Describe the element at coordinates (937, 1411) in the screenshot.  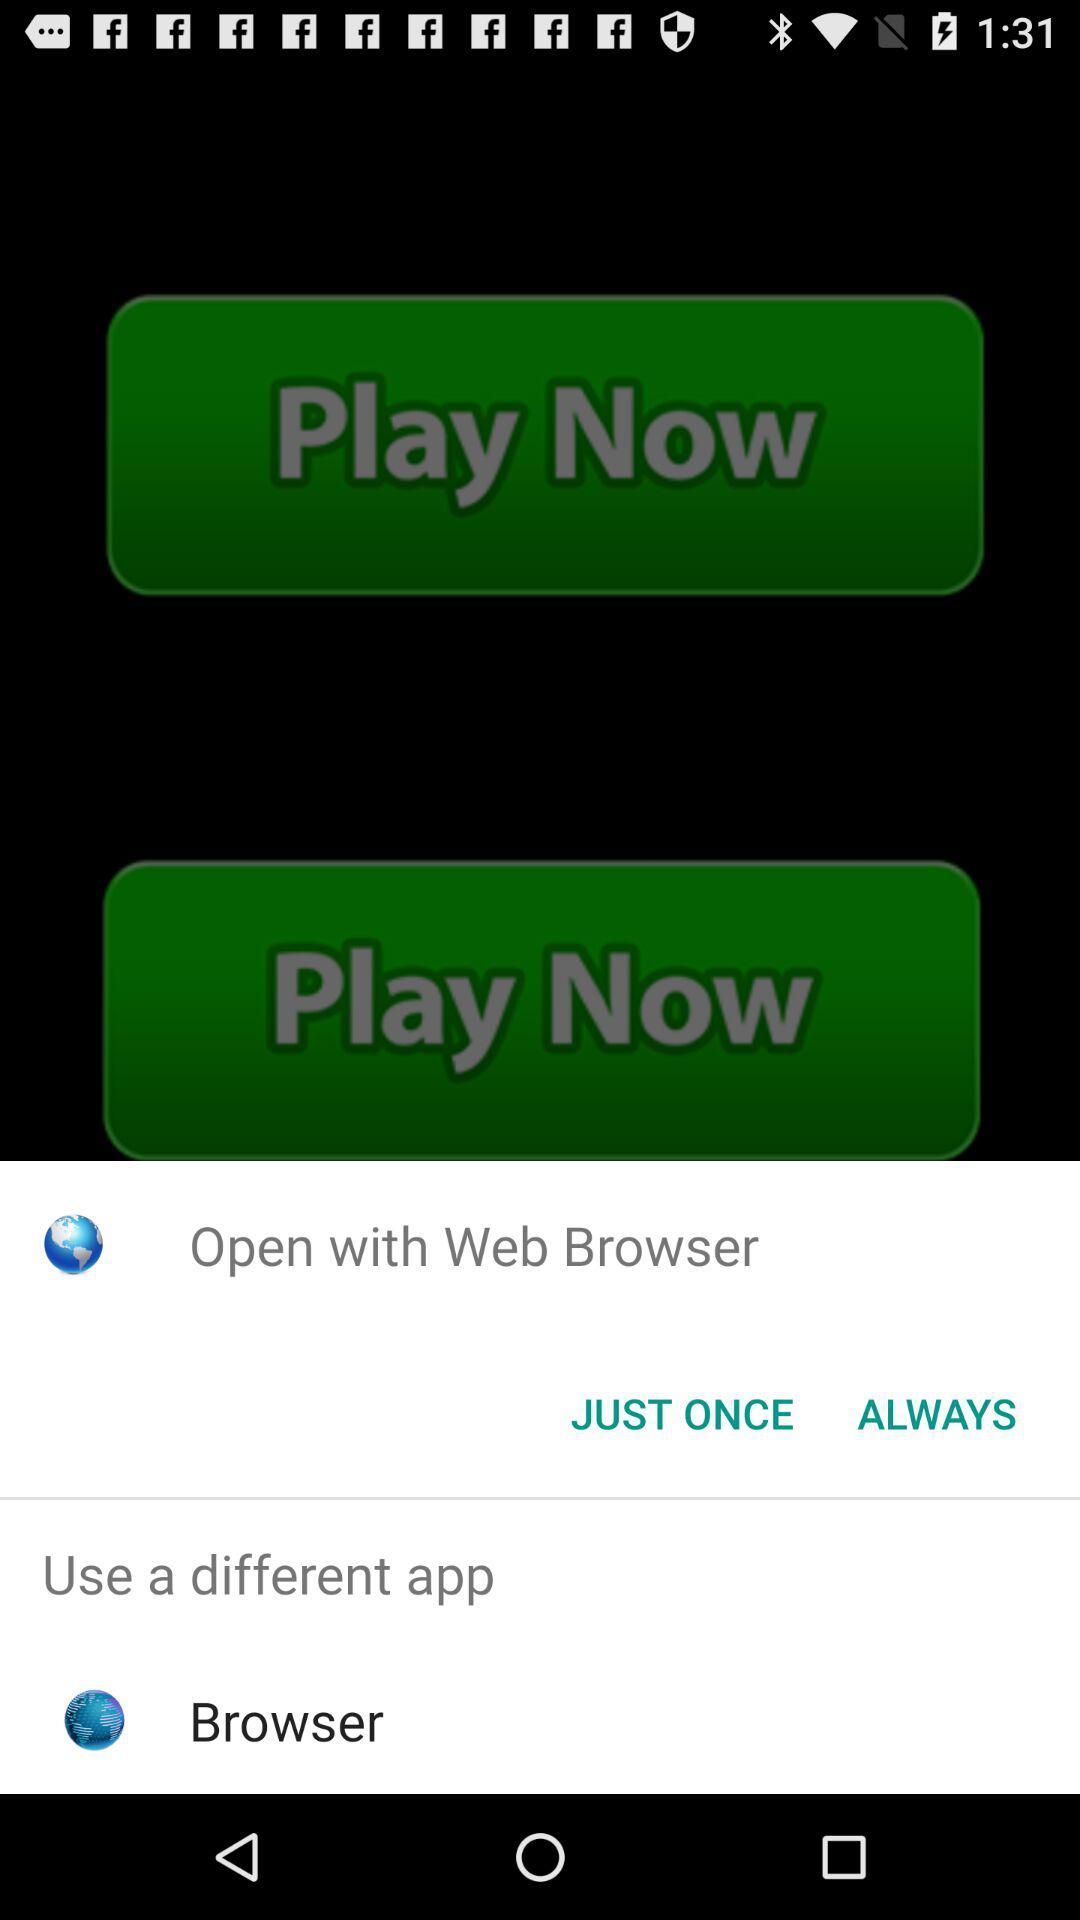
I see `the always item` at that location.